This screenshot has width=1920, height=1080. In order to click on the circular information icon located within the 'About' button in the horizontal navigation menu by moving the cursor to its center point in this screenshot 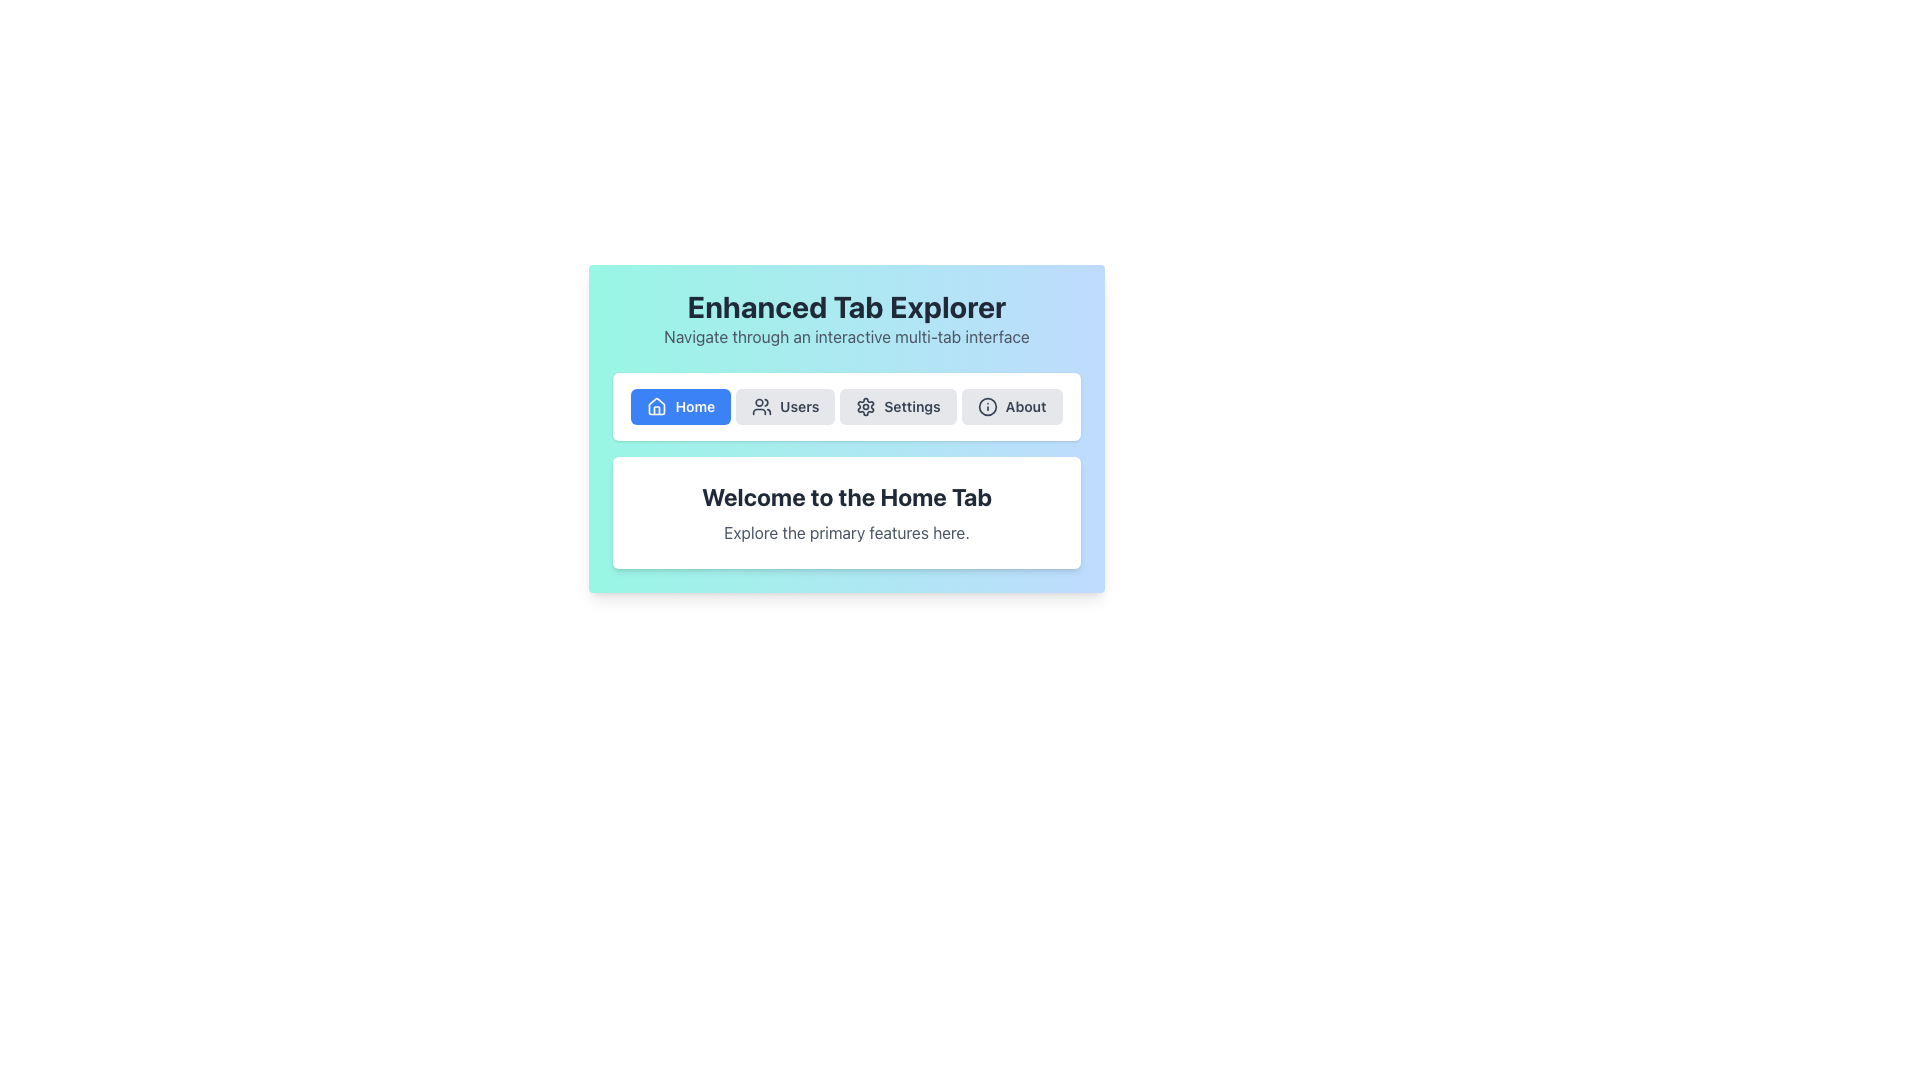, I will do `click(987, 406)`.